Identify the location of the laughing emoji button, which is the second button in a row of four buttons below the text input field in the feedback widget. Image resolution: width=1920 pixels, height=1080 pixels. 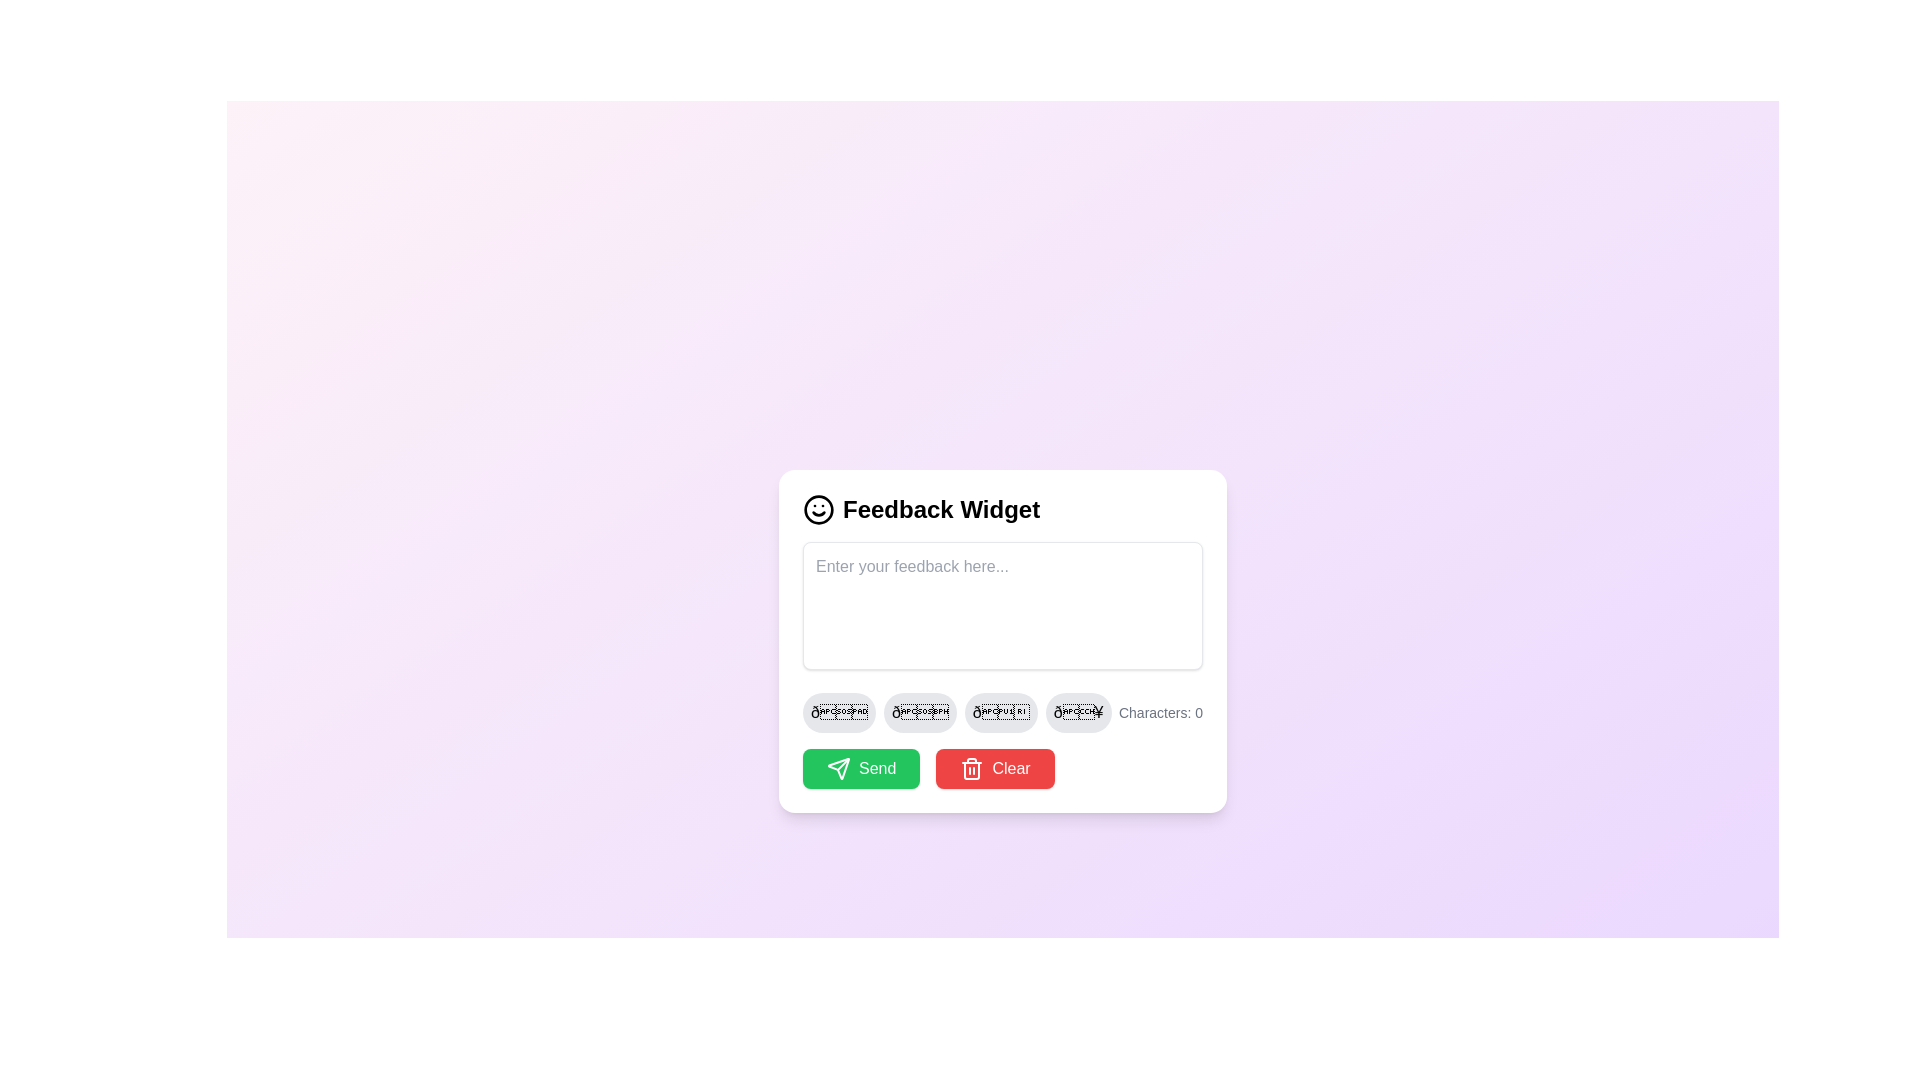
(919, 711).